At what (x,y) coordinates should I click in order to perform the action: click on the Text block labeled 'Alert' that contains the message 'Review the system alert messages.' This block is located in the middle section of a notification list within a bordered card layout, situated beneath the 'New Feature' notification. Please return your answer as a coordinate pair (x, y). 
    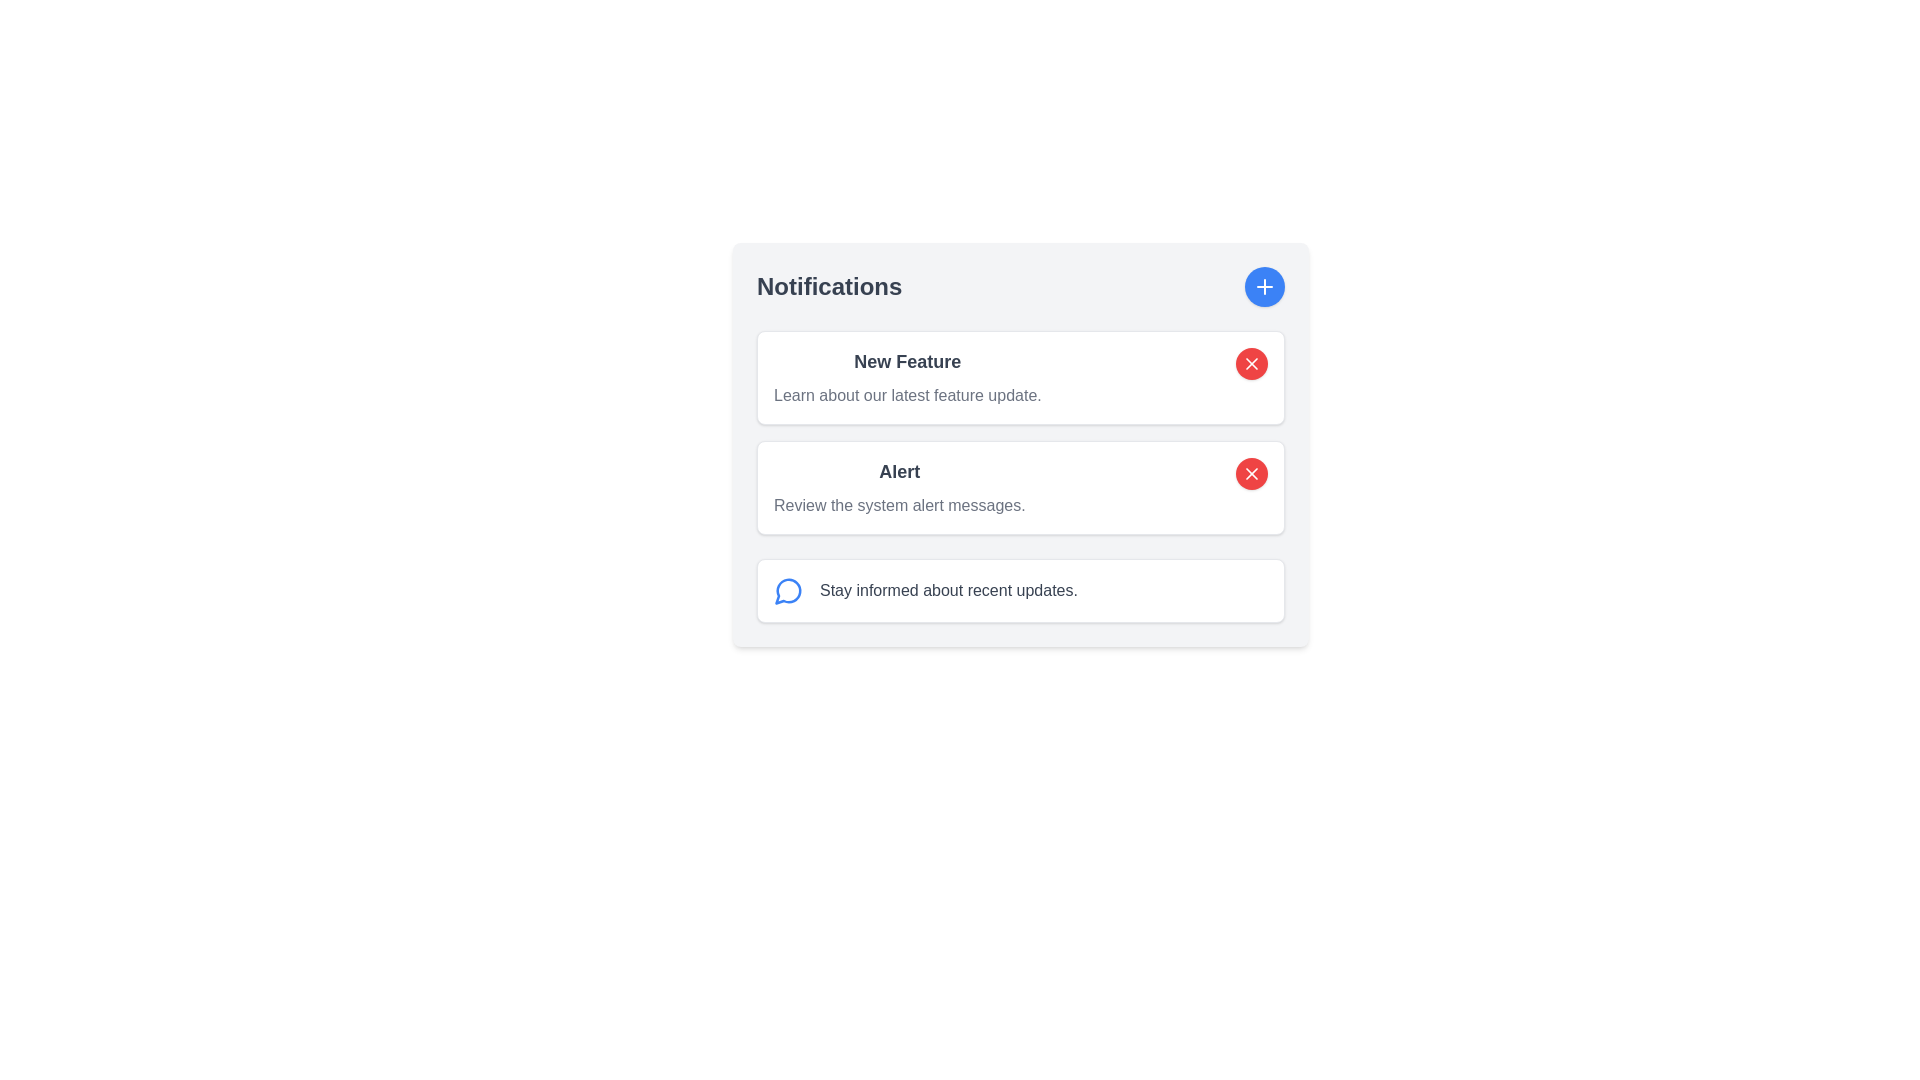
    Looking at the image, I should click on (898, 488).